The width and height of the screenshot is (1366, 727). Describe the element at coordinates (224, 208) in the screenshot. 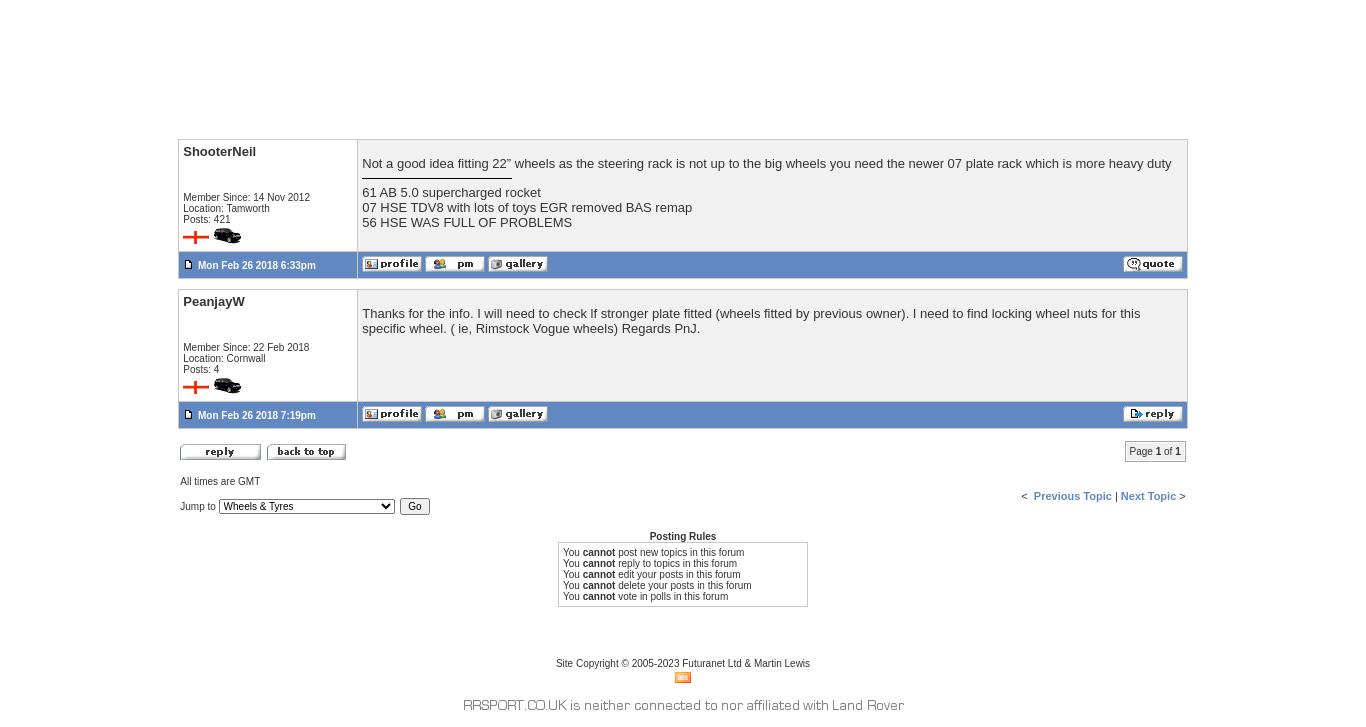

I see `'Location: Tamworth'` at that location.